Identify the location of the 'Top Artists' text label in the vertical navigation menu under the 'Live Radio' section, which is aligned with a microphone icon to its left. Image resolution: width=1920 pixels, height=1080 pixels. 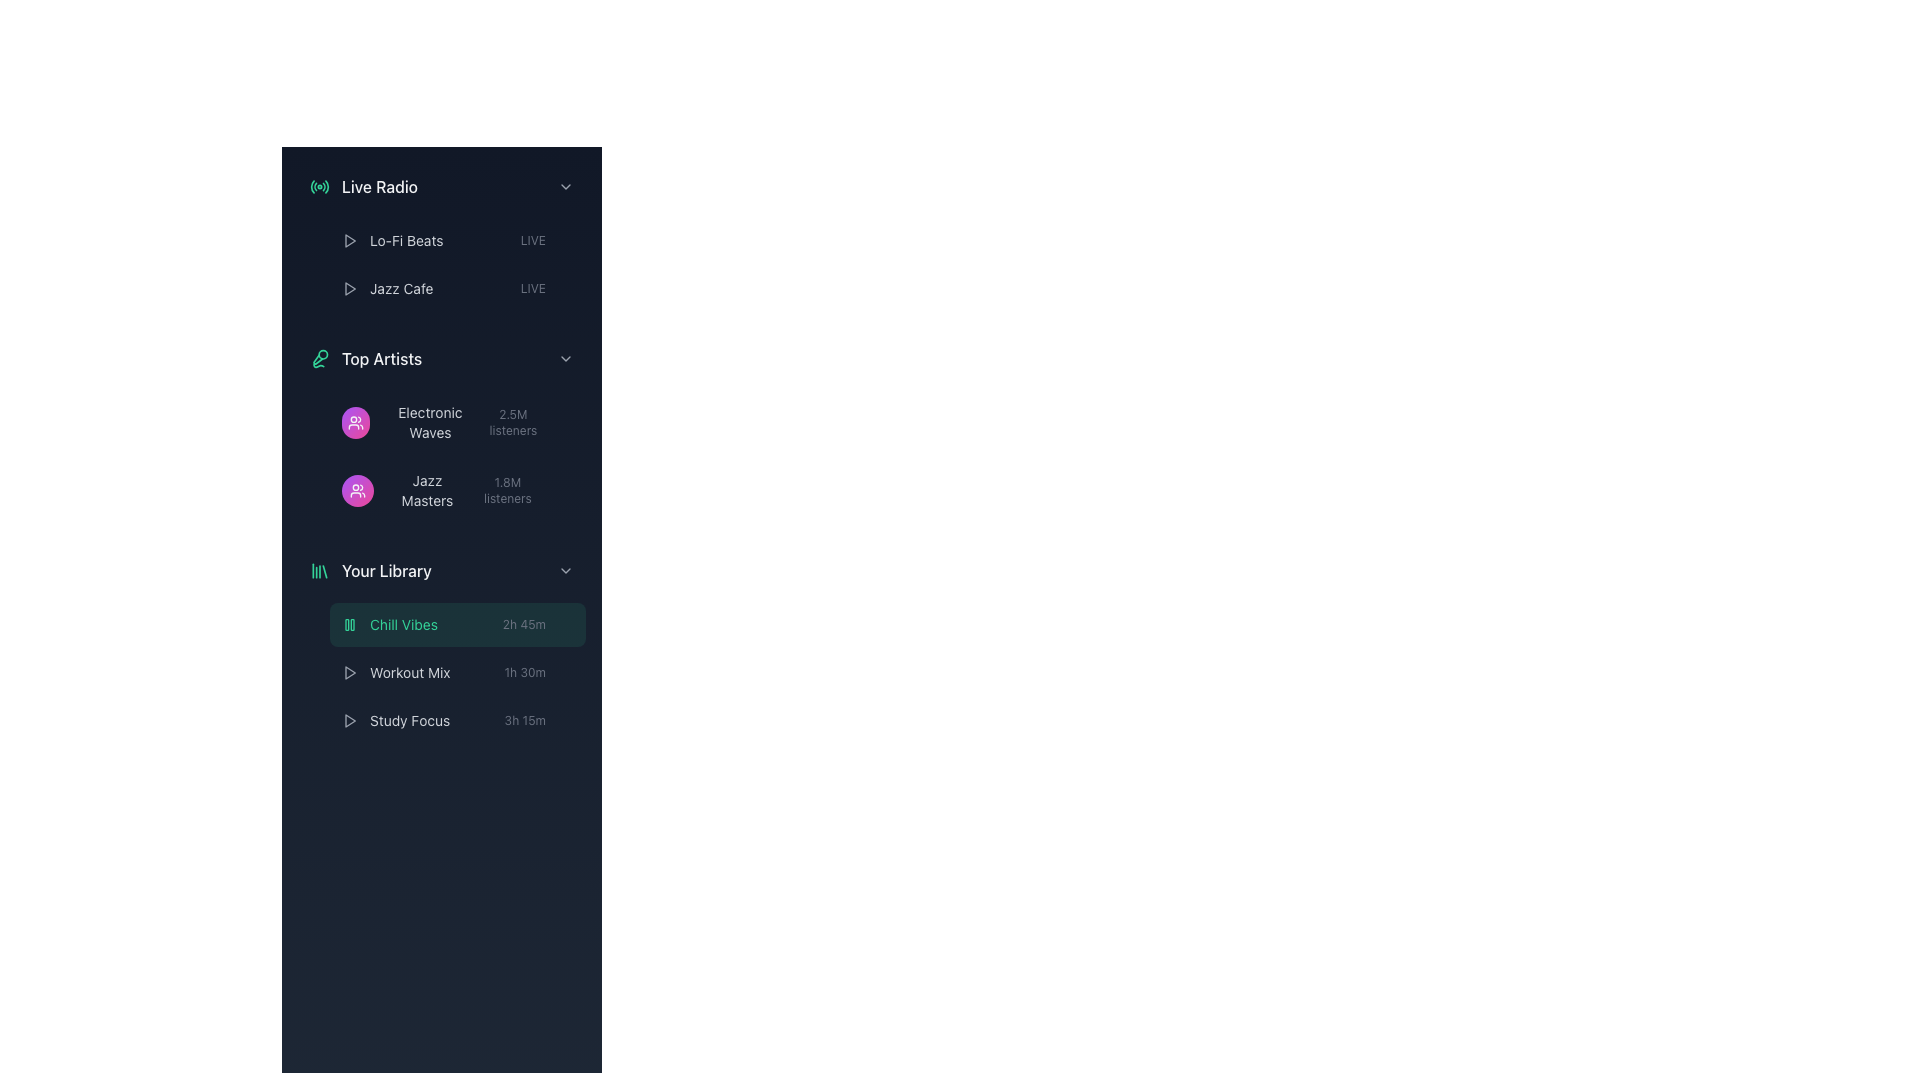
(382, 357).